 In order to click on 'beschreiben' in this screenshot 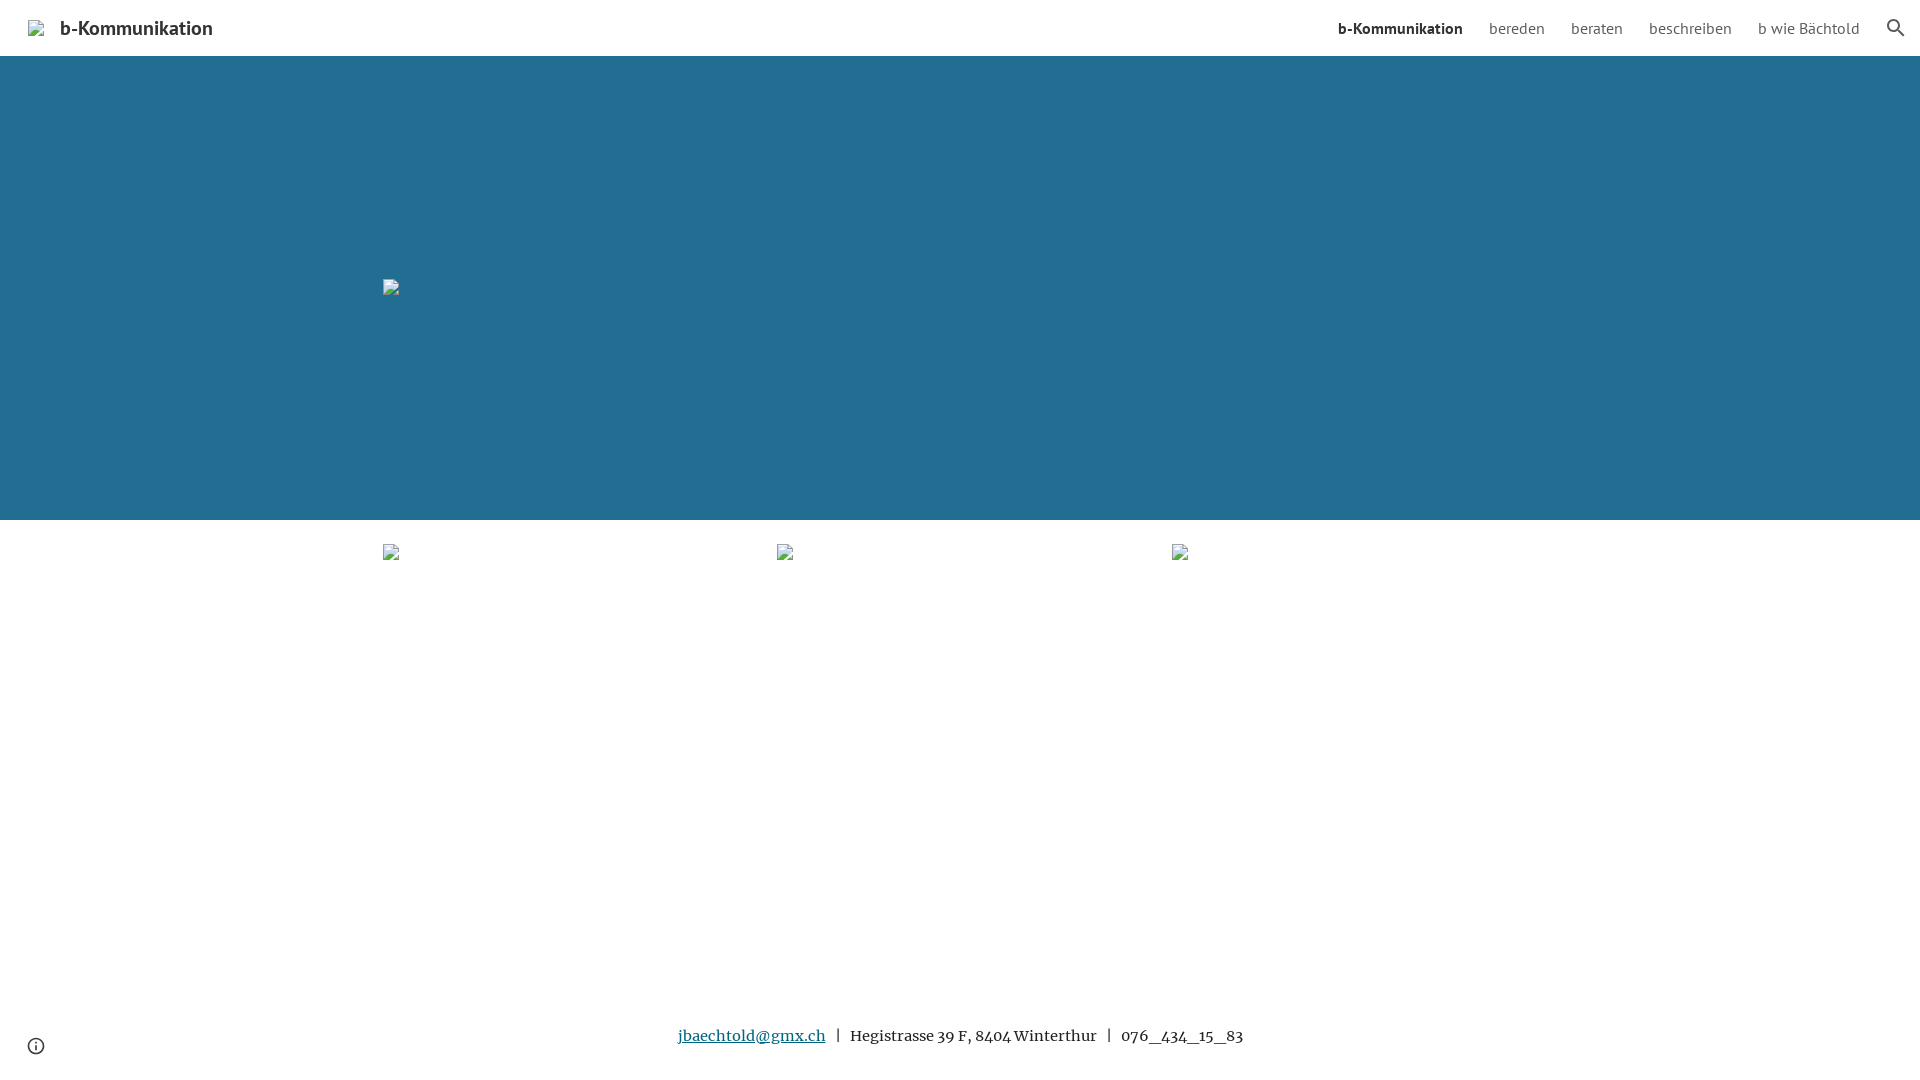, I will do `click(1689, 27)`.